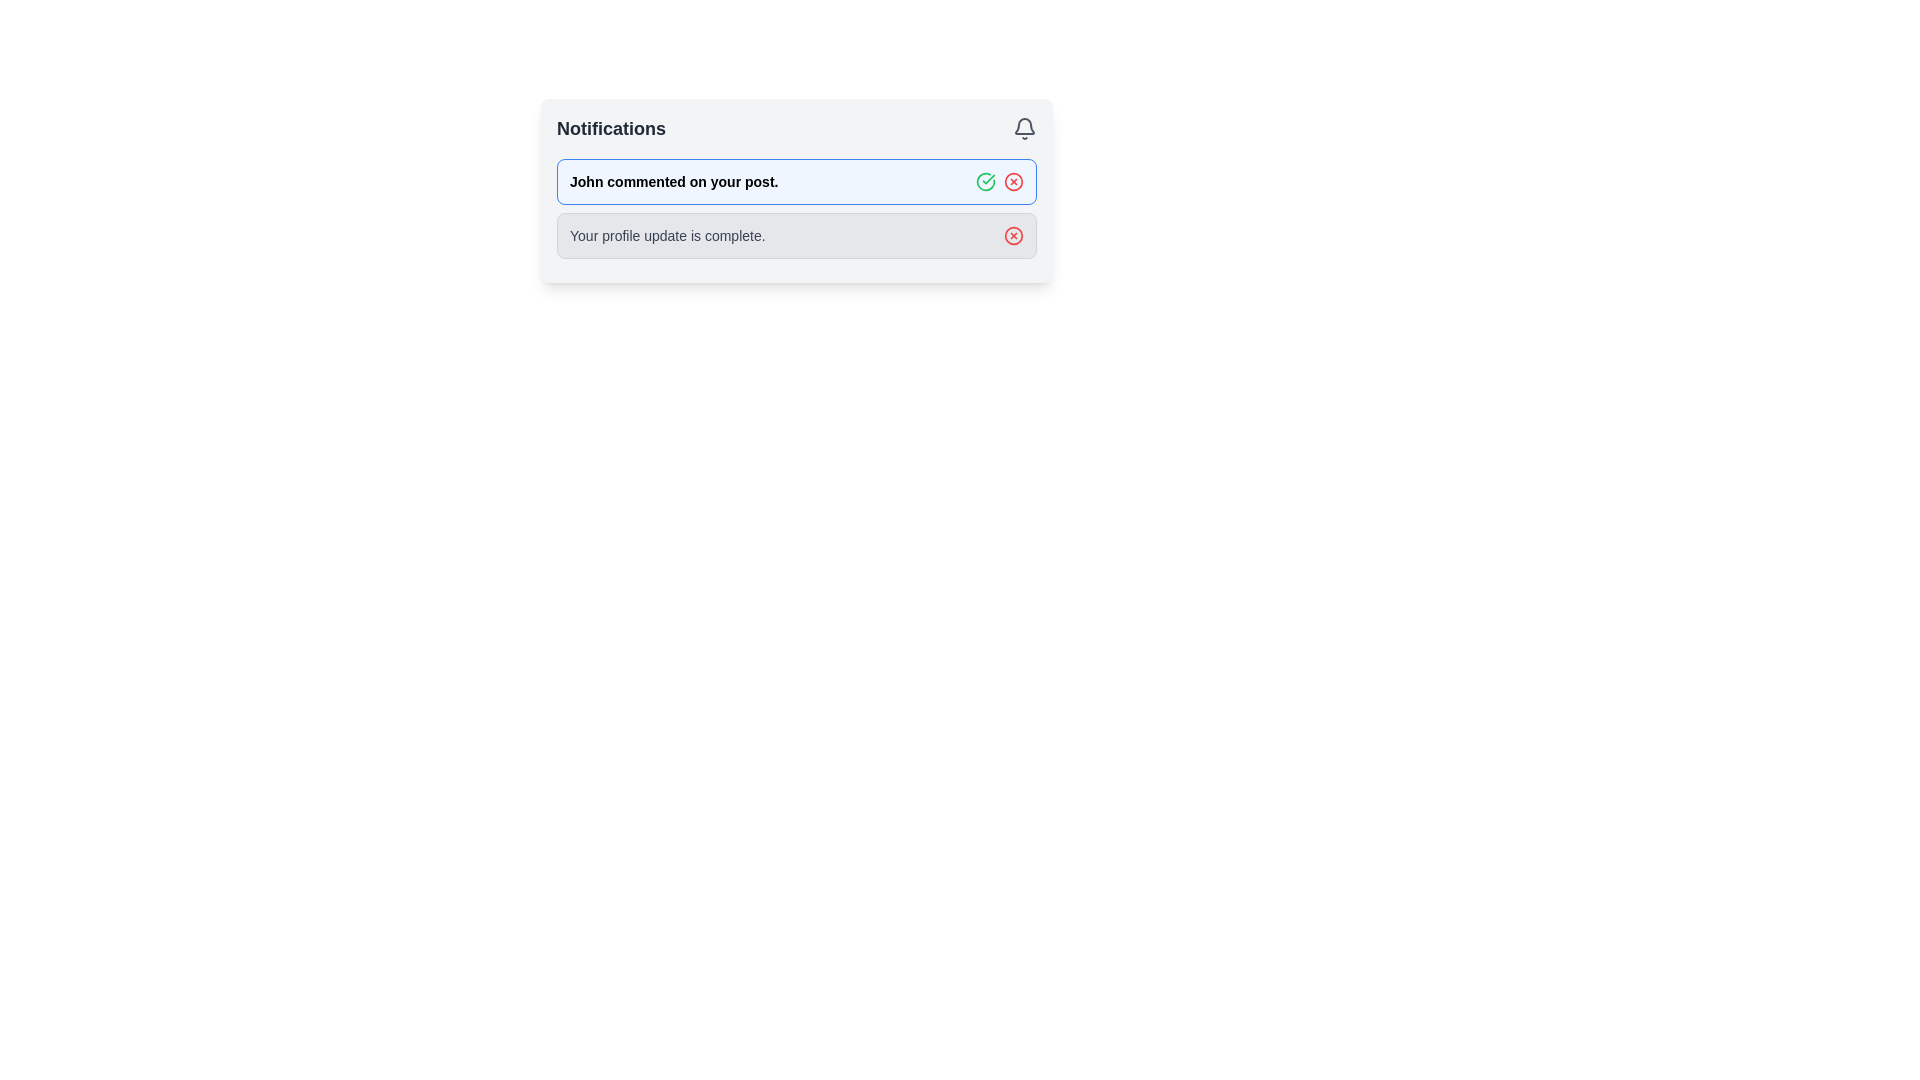 This screenshot has height=1080, width=1920. I want to click on the text component displaying the message 'Your profile update is complete.' in the second notification block of the notifications panel, so click(667, 234).